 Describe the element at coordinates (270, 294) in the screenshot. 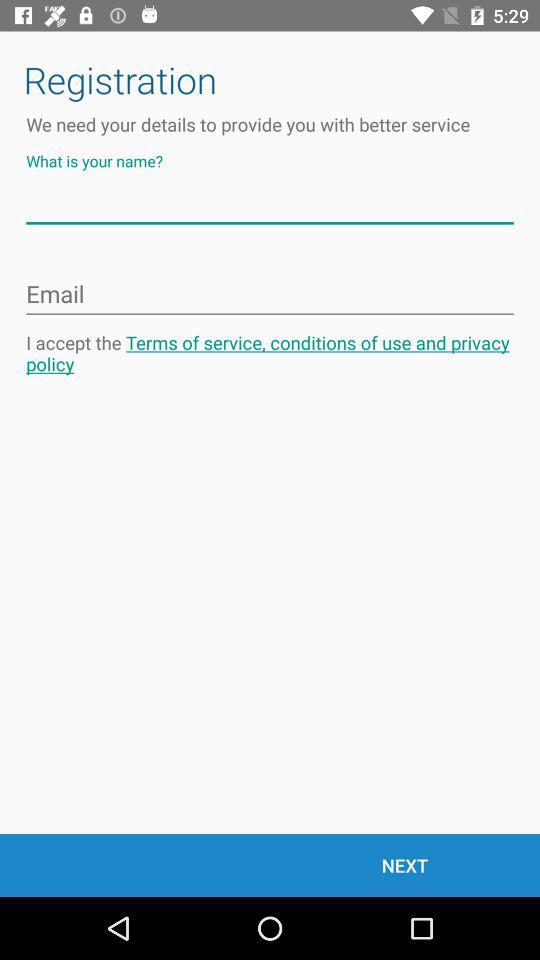

I see `type the email address` at that location.